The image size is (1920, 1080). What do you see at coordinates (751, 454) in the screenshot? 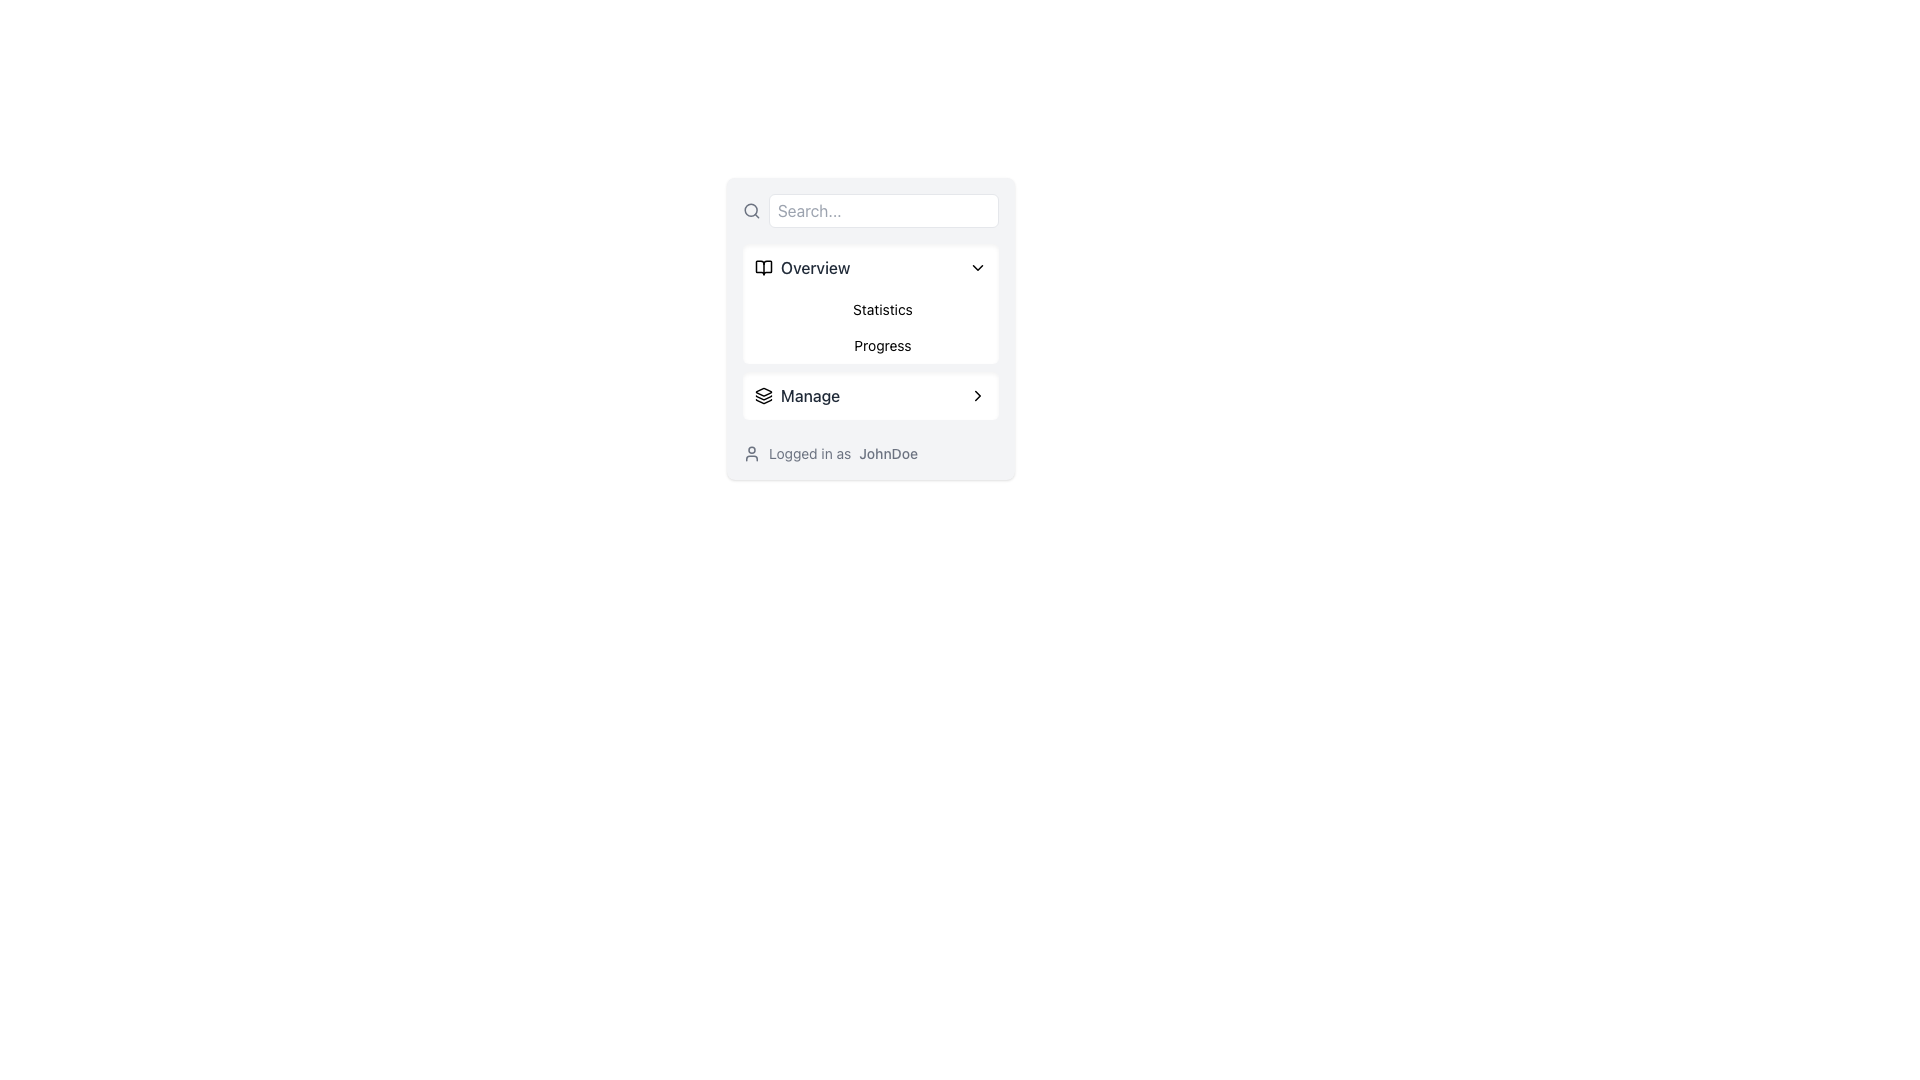
I see `the user icon located at the bottom left of the interface panel, which represents the logged-in user without text, positioned to the left of 'Logged in as JohnDoe'` at bounding box center [751, 454].